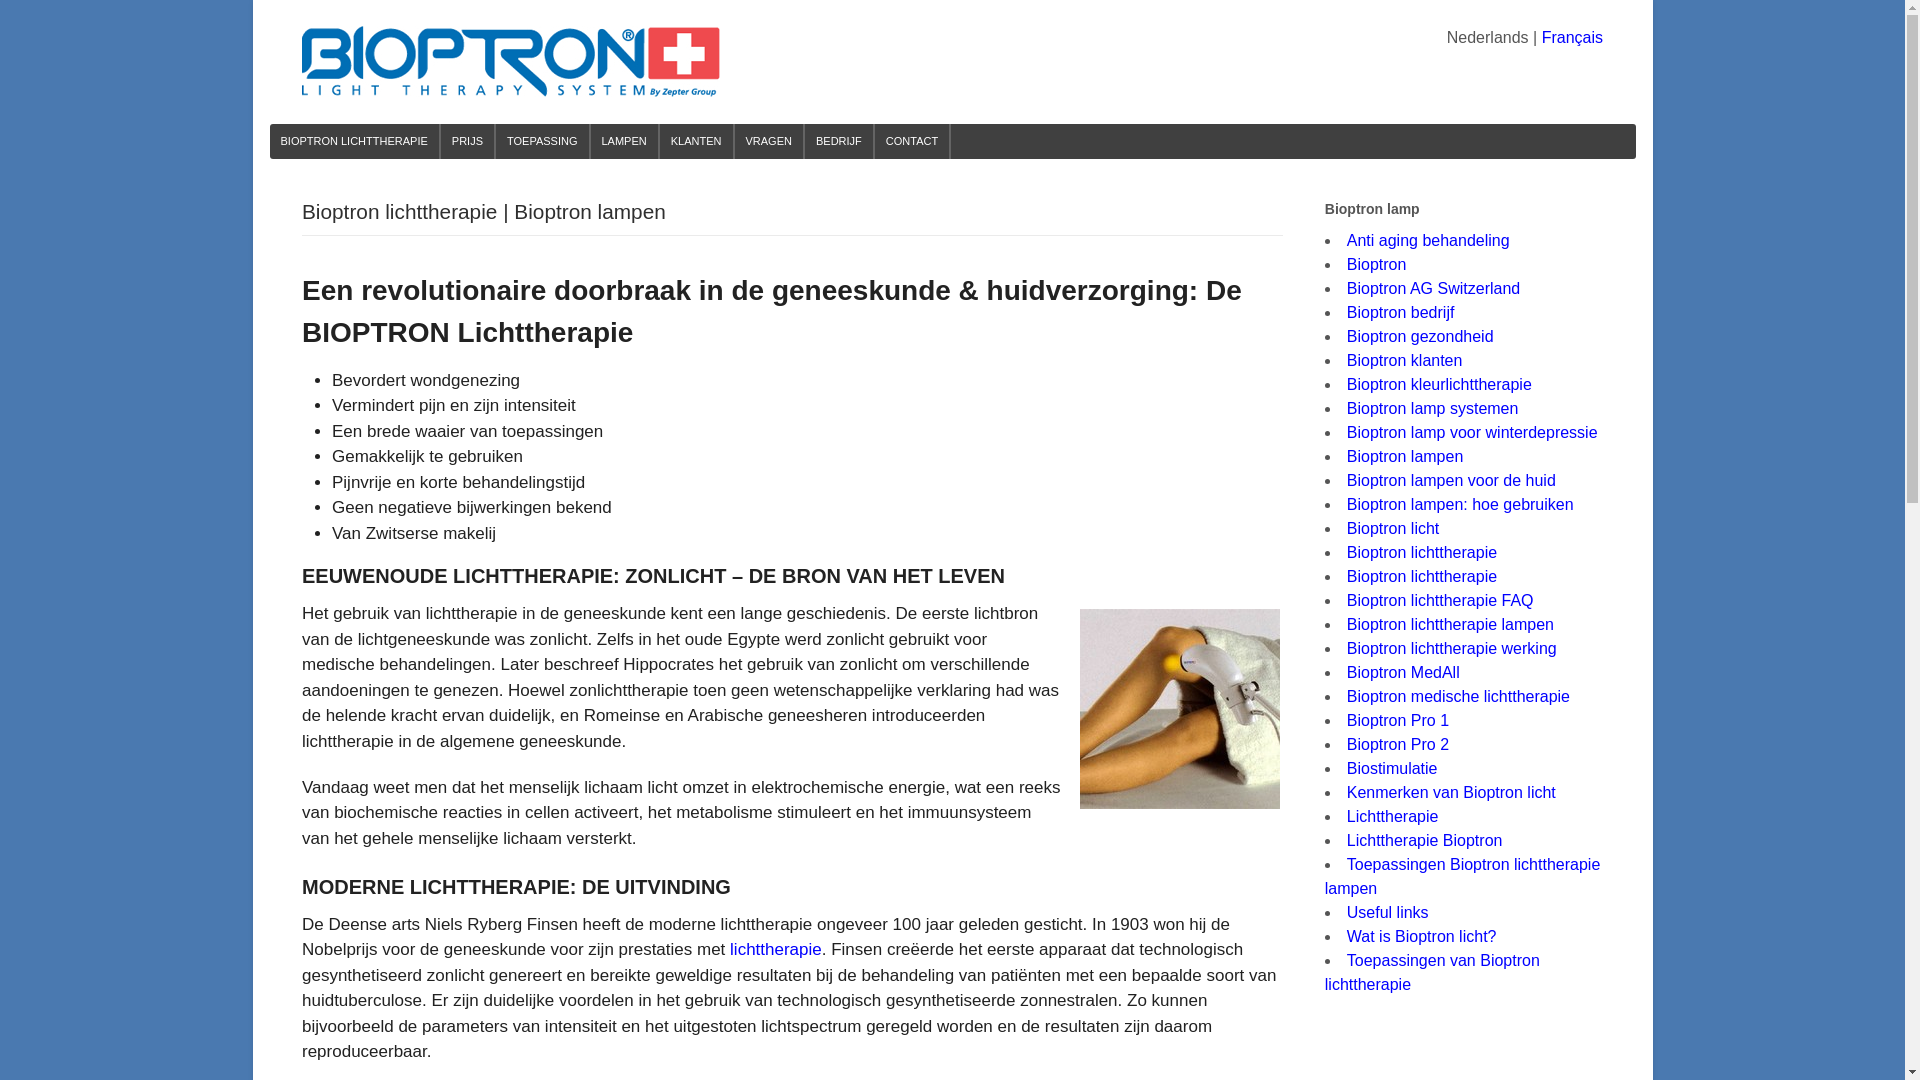 This screenshot has width=1920, height=1080. What do you see at coordinates (1424, 840) in the screenshot?
I see `'Lichttherapie Bioptron'` at bounding box center [1424, 840].